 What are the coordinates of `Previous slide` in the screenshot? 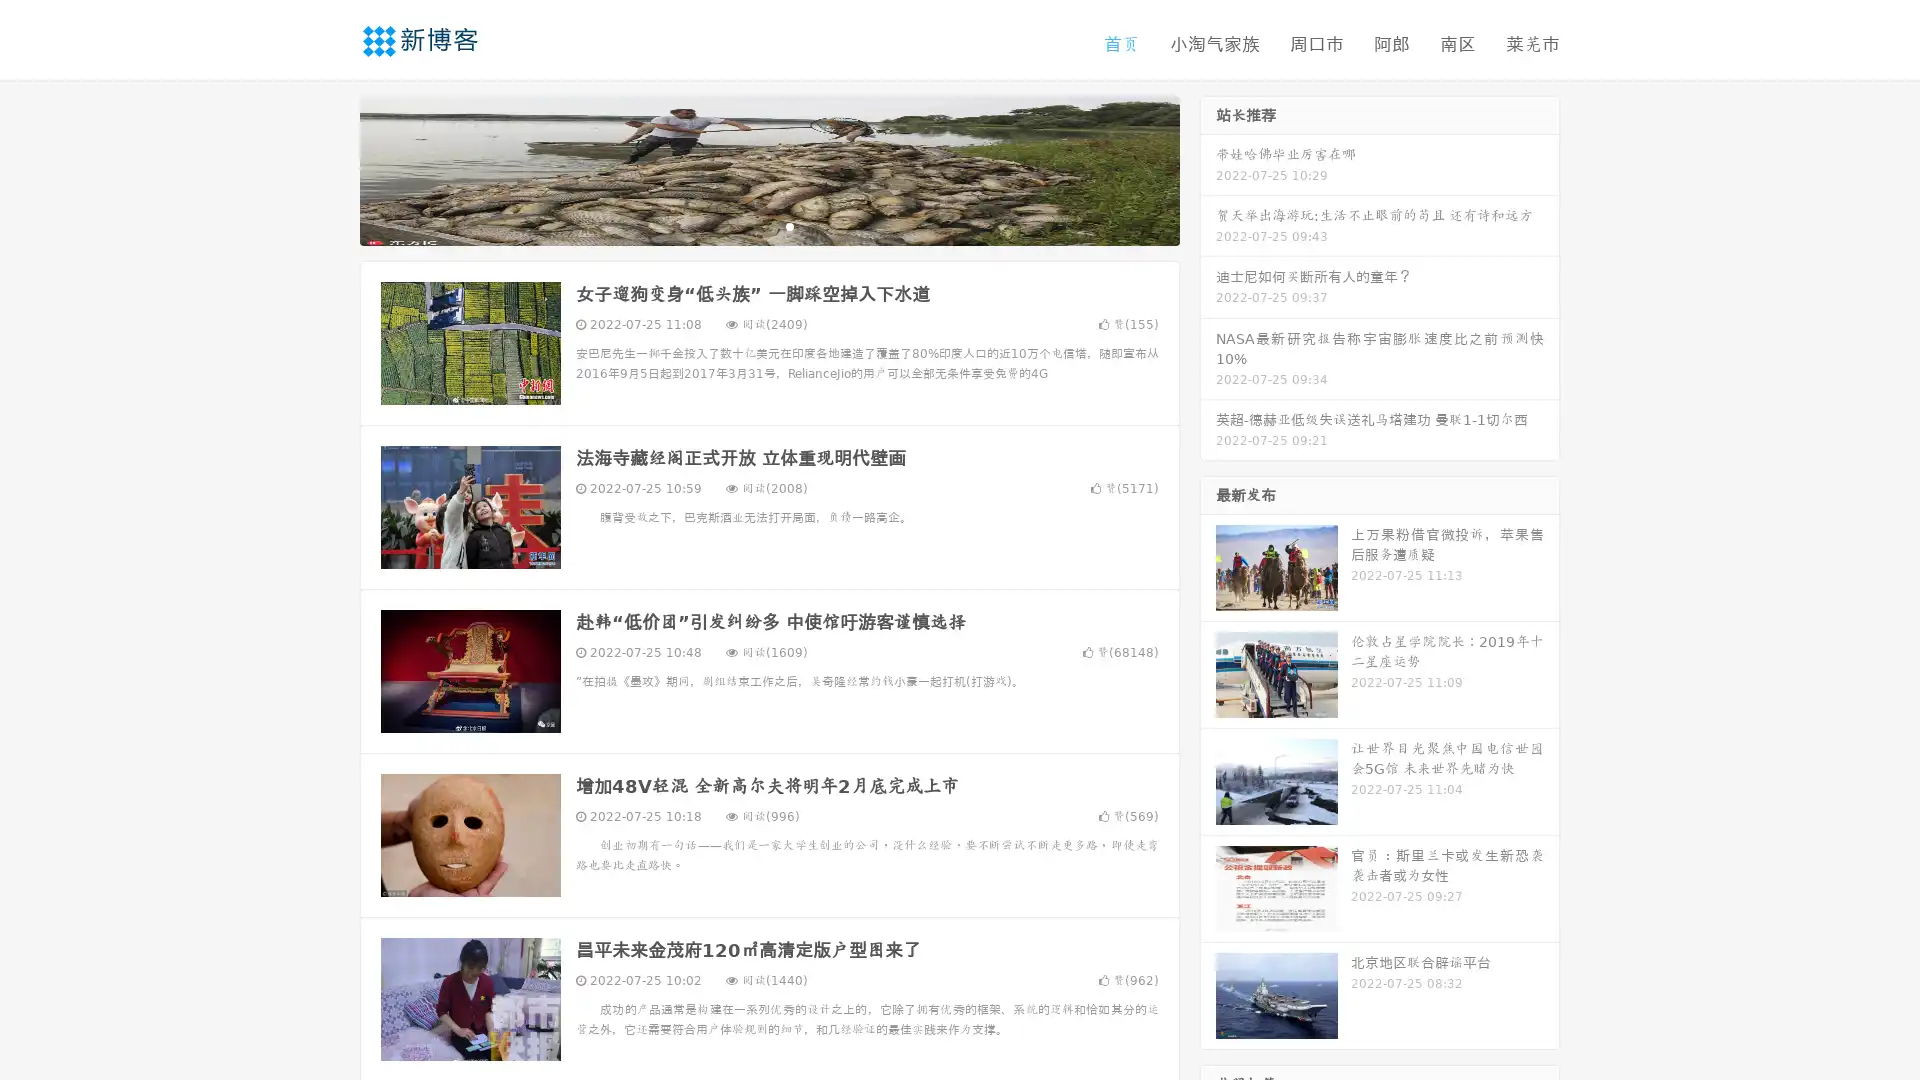 It's located at (330, 168).